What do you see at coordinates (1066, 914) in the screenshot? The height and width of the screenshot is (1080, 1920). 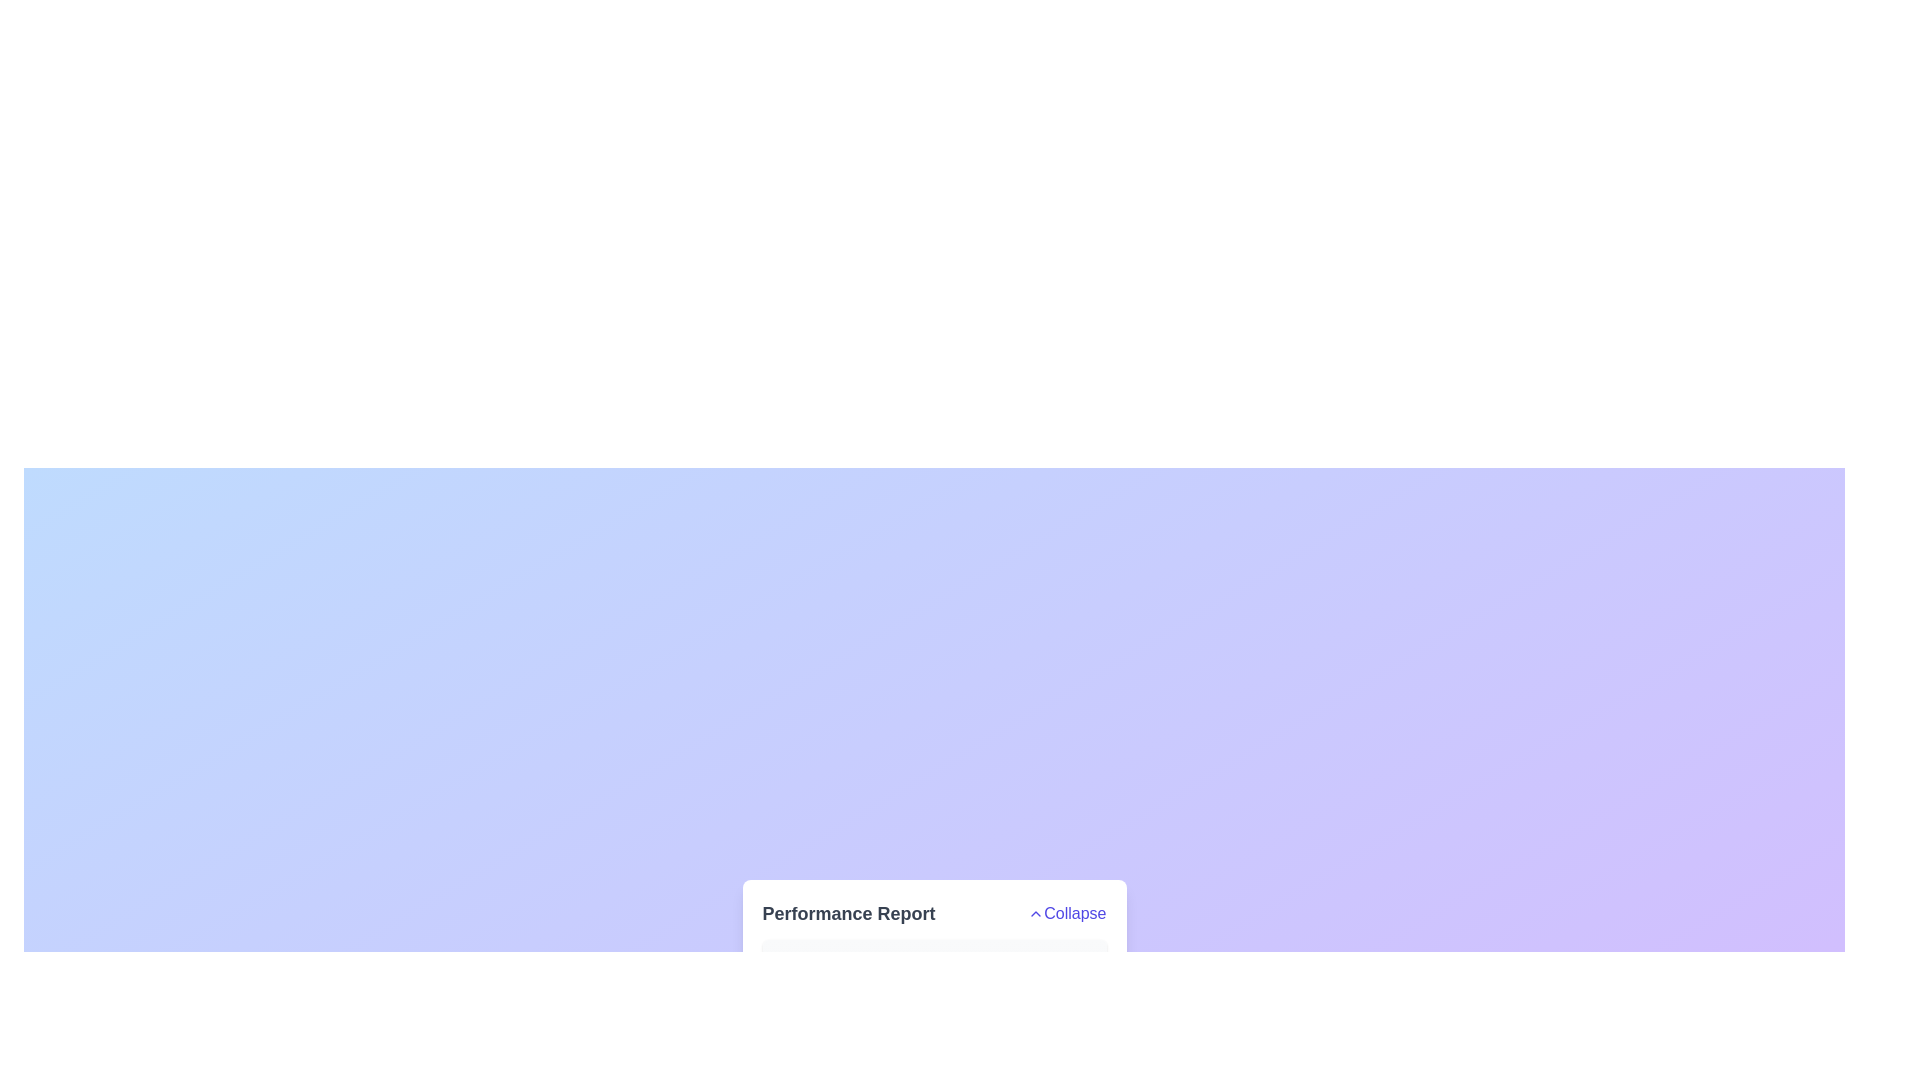 I see `the 'Collapse' button located on the right-hand side of the 'Performance Report' section` at bounding box center [1066, 914].